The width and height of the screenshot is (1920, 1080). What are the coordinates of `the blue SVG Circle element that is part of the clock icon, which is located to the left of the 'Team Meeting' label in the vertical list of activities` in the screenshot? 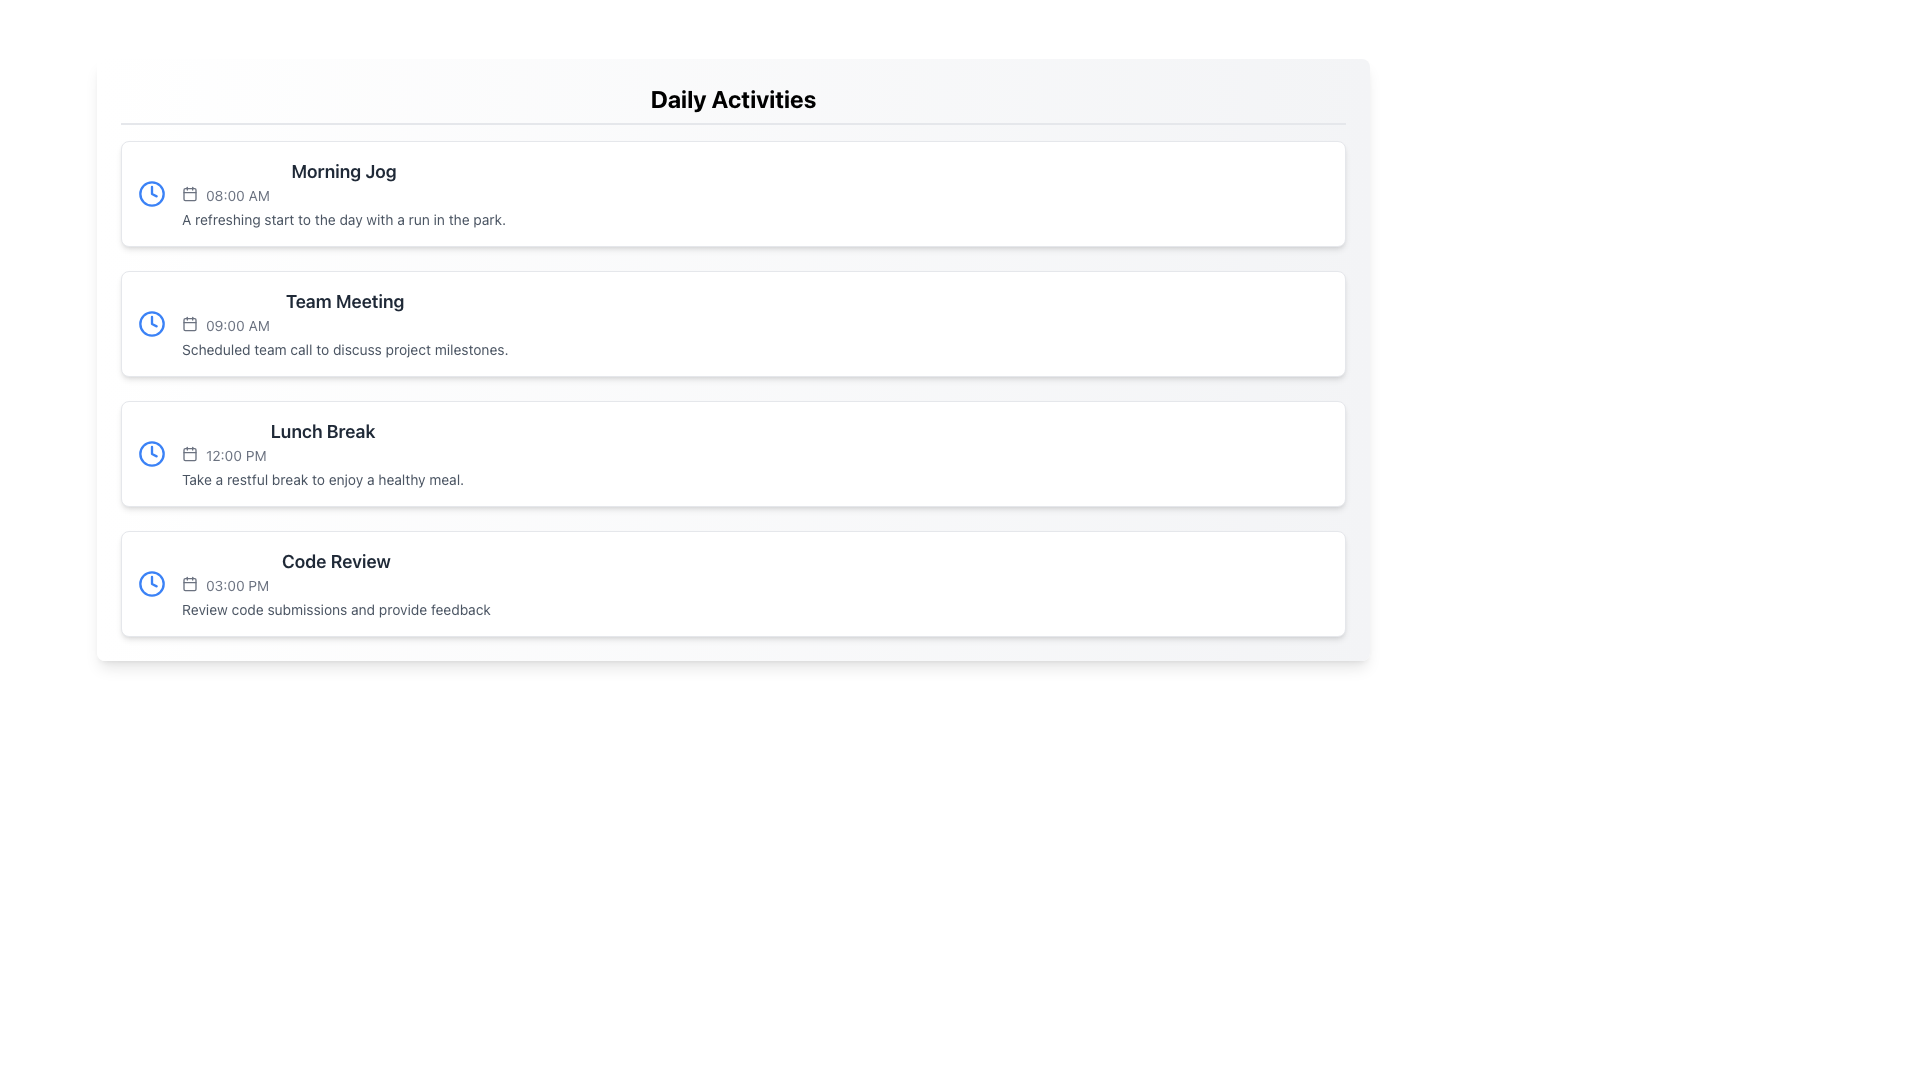 It's located at (151, 323).